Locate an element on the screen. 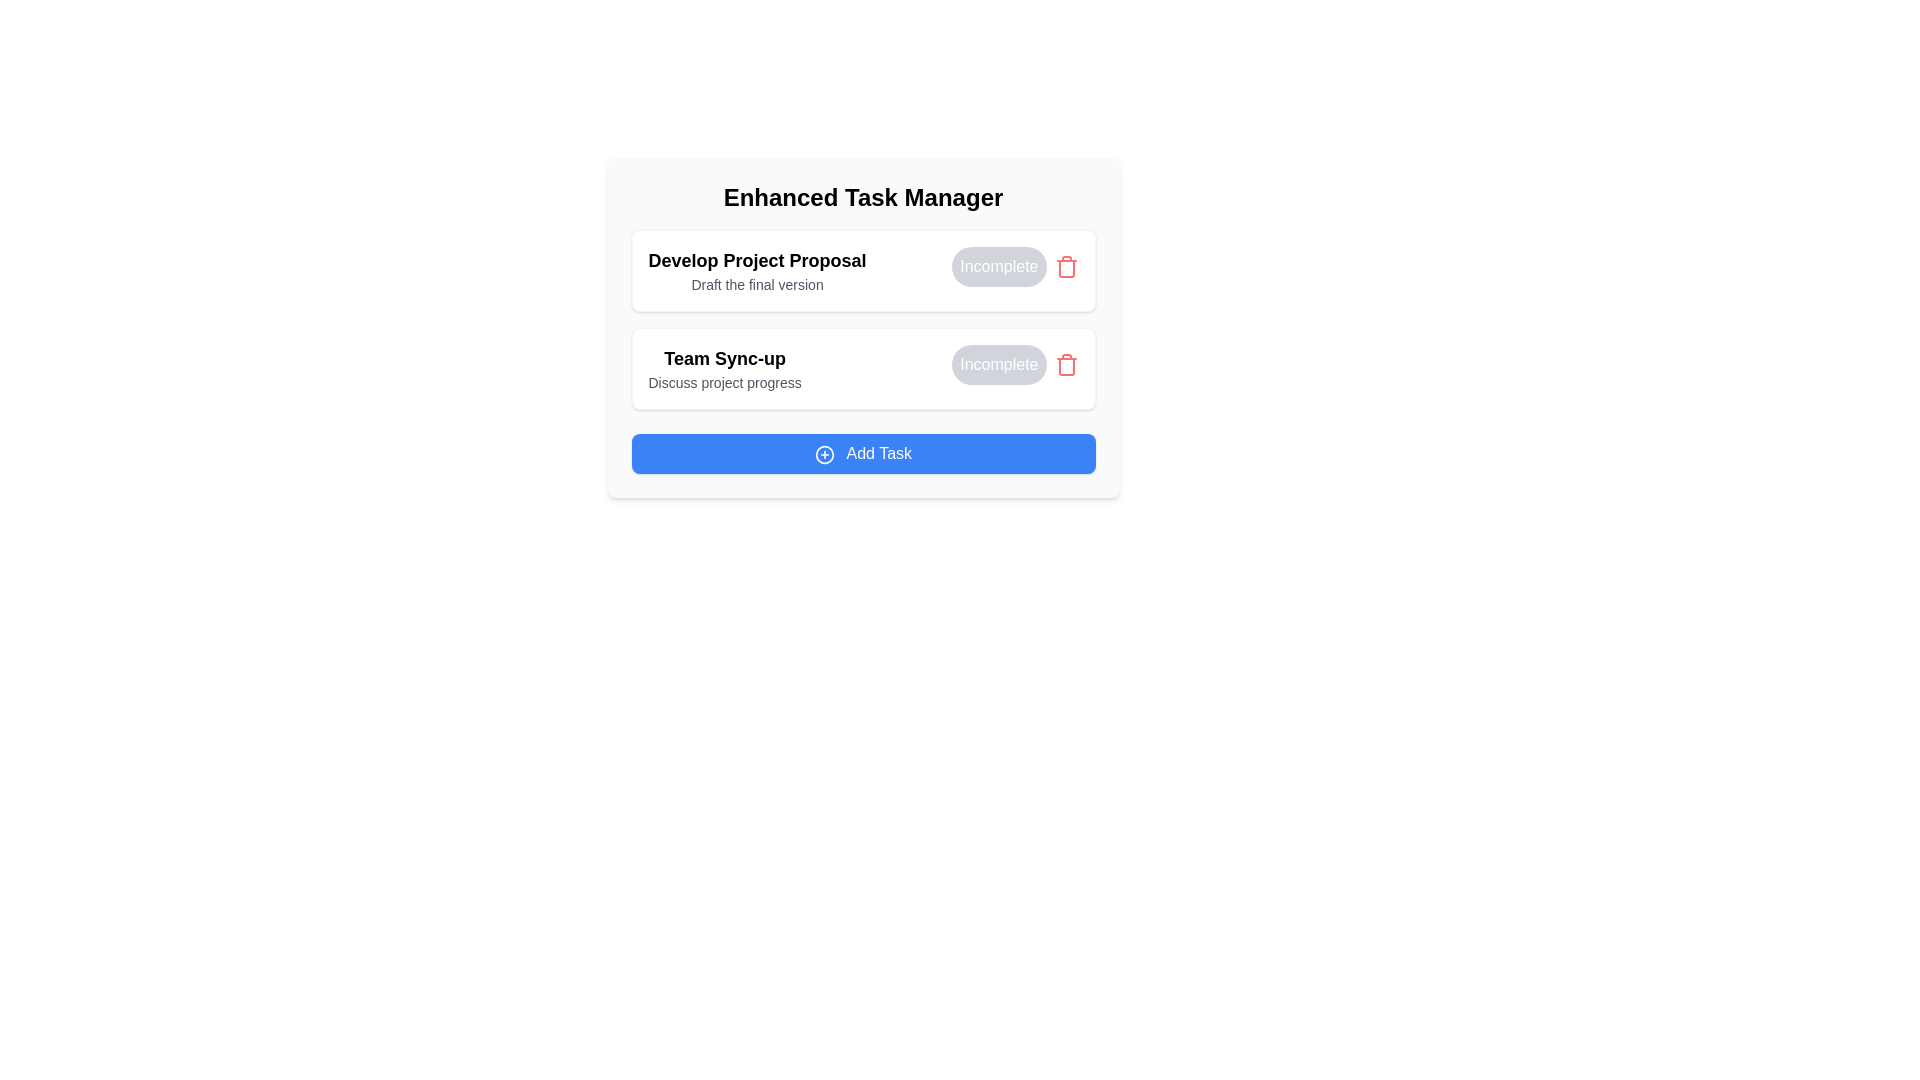 This screenshot has height=1080, width=1920. the visual status indicator label for the task 'Team Sync-up' in the Enhanced Task Manager, which indicates that the task is not yet completed is located at coordinates (1015, 365).